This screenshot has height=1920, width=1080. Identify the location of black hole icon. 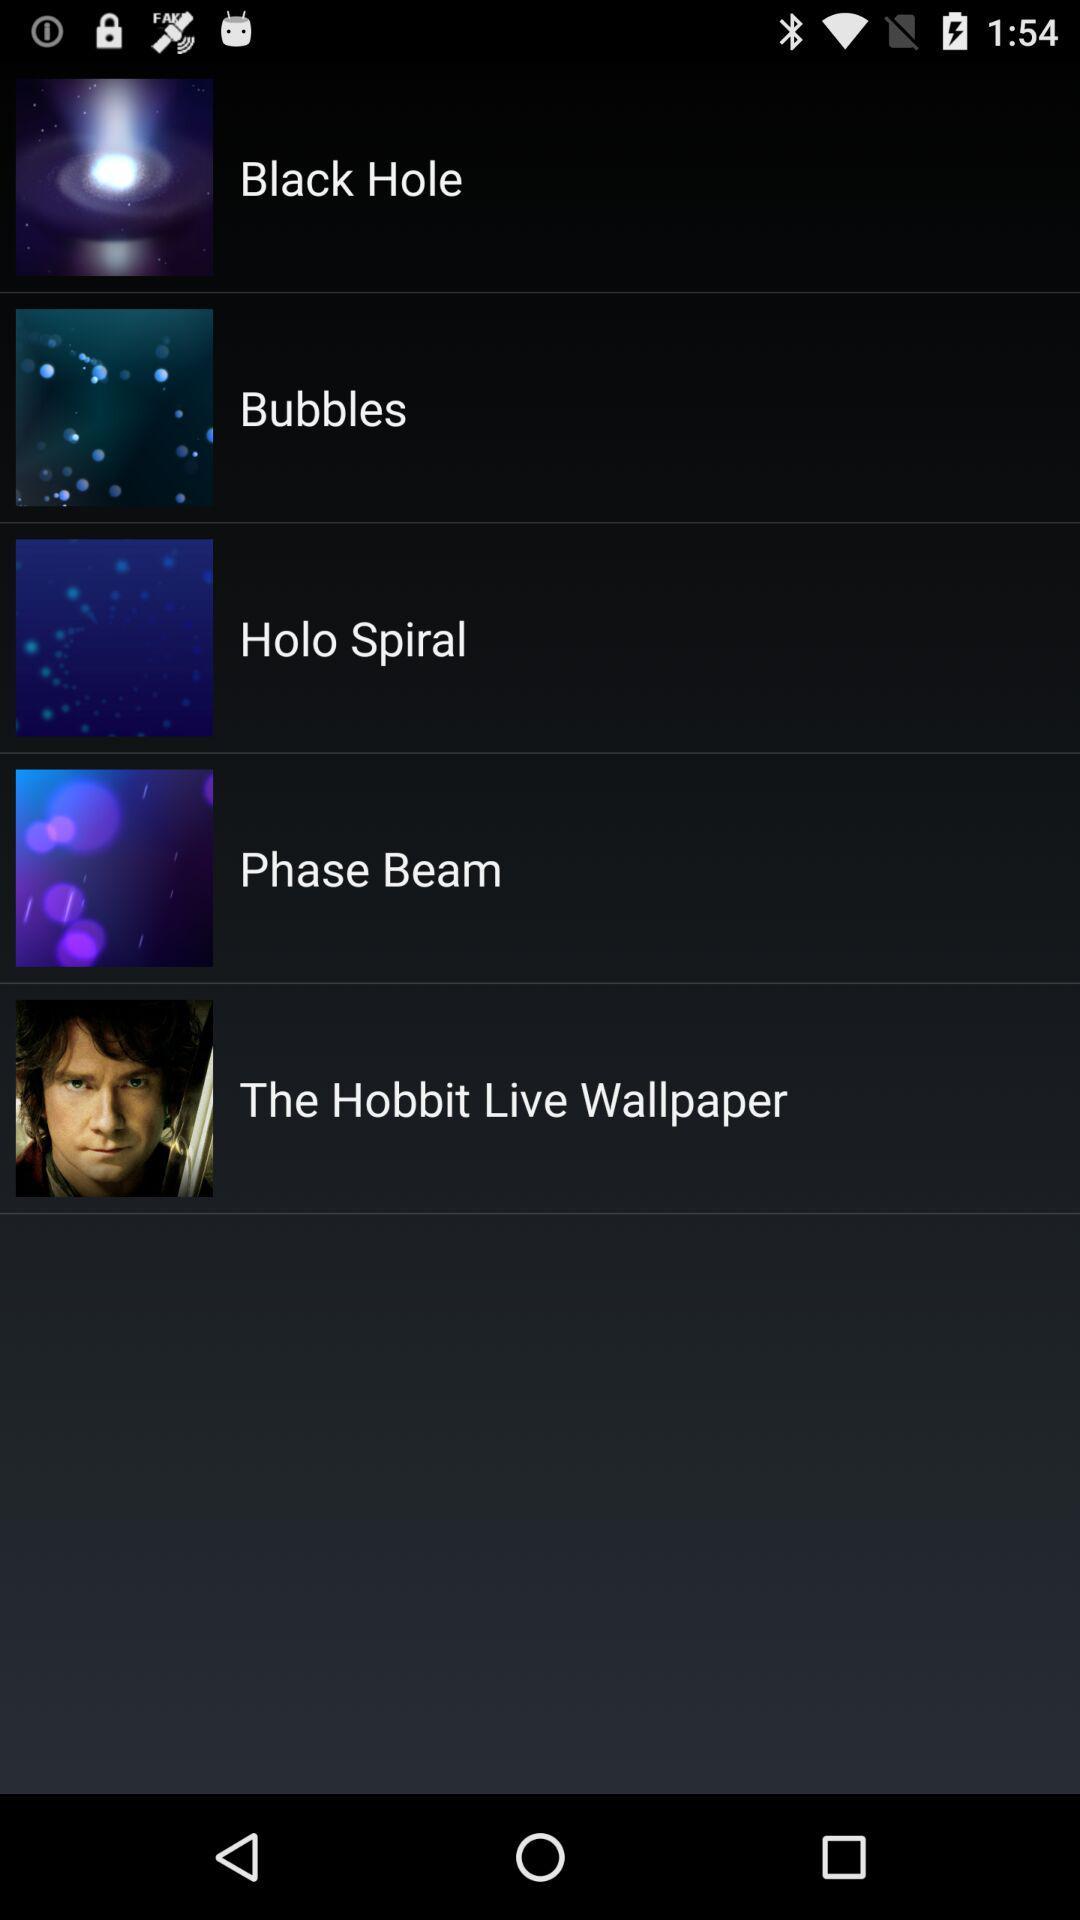
(350, 177).